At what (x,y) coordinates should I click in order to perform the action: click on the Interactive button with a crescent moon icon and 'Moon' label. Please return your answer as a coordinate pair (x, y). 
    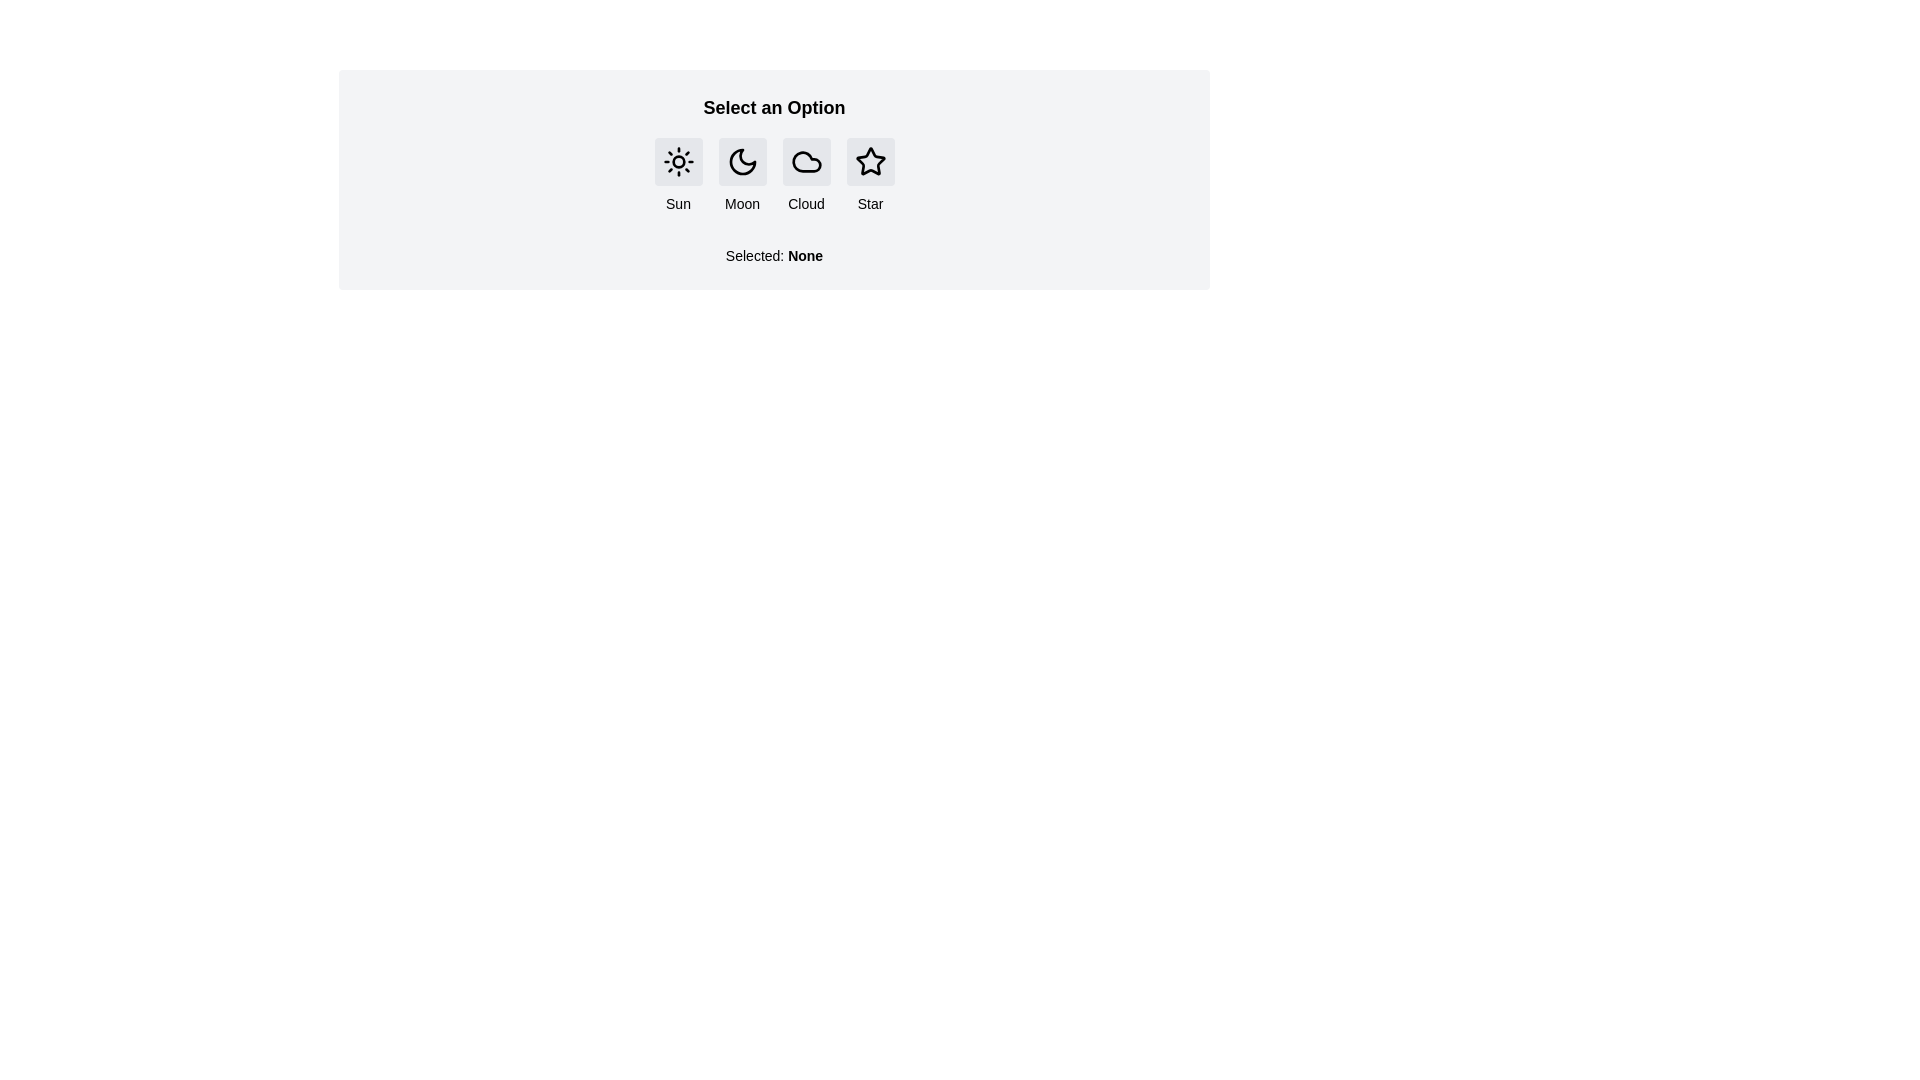
    Looking at the image, I should click on (741, 175).